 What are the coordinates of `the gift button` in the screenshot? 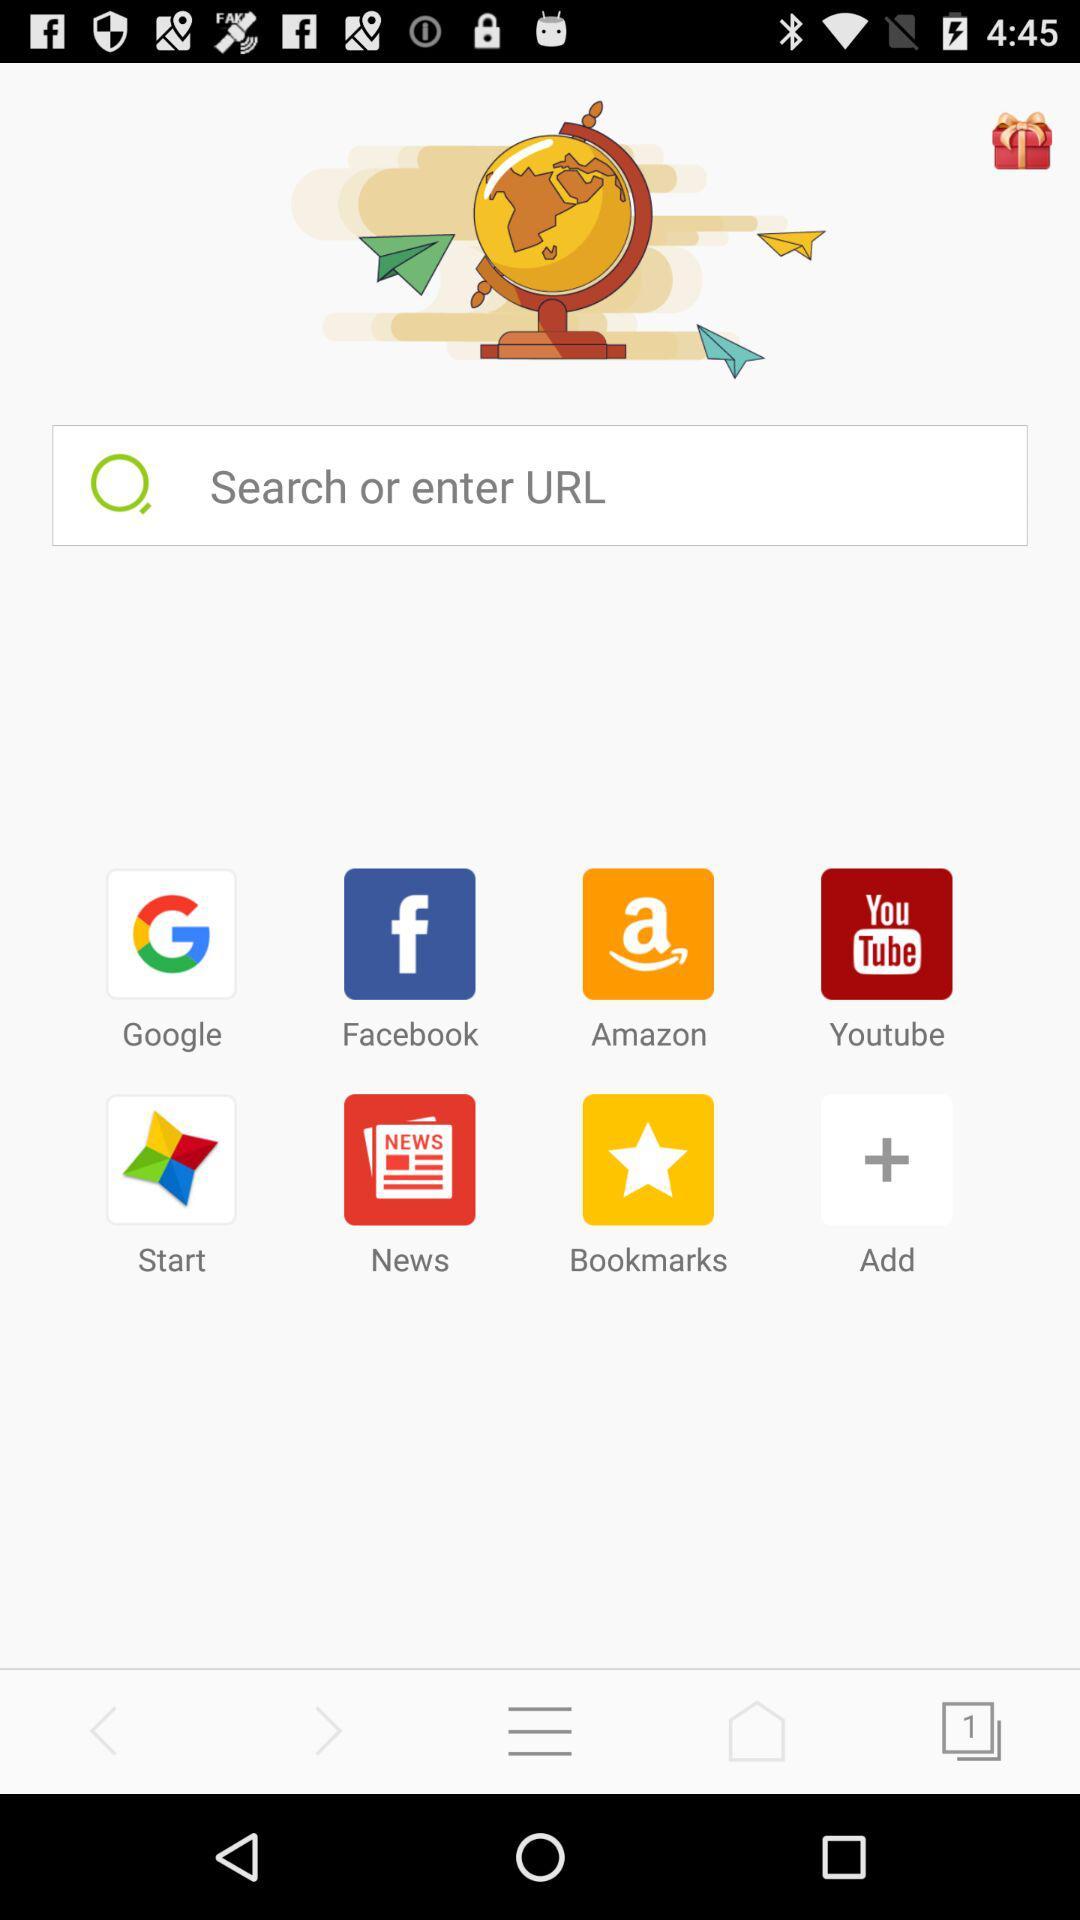 It's located at (1022, 138).